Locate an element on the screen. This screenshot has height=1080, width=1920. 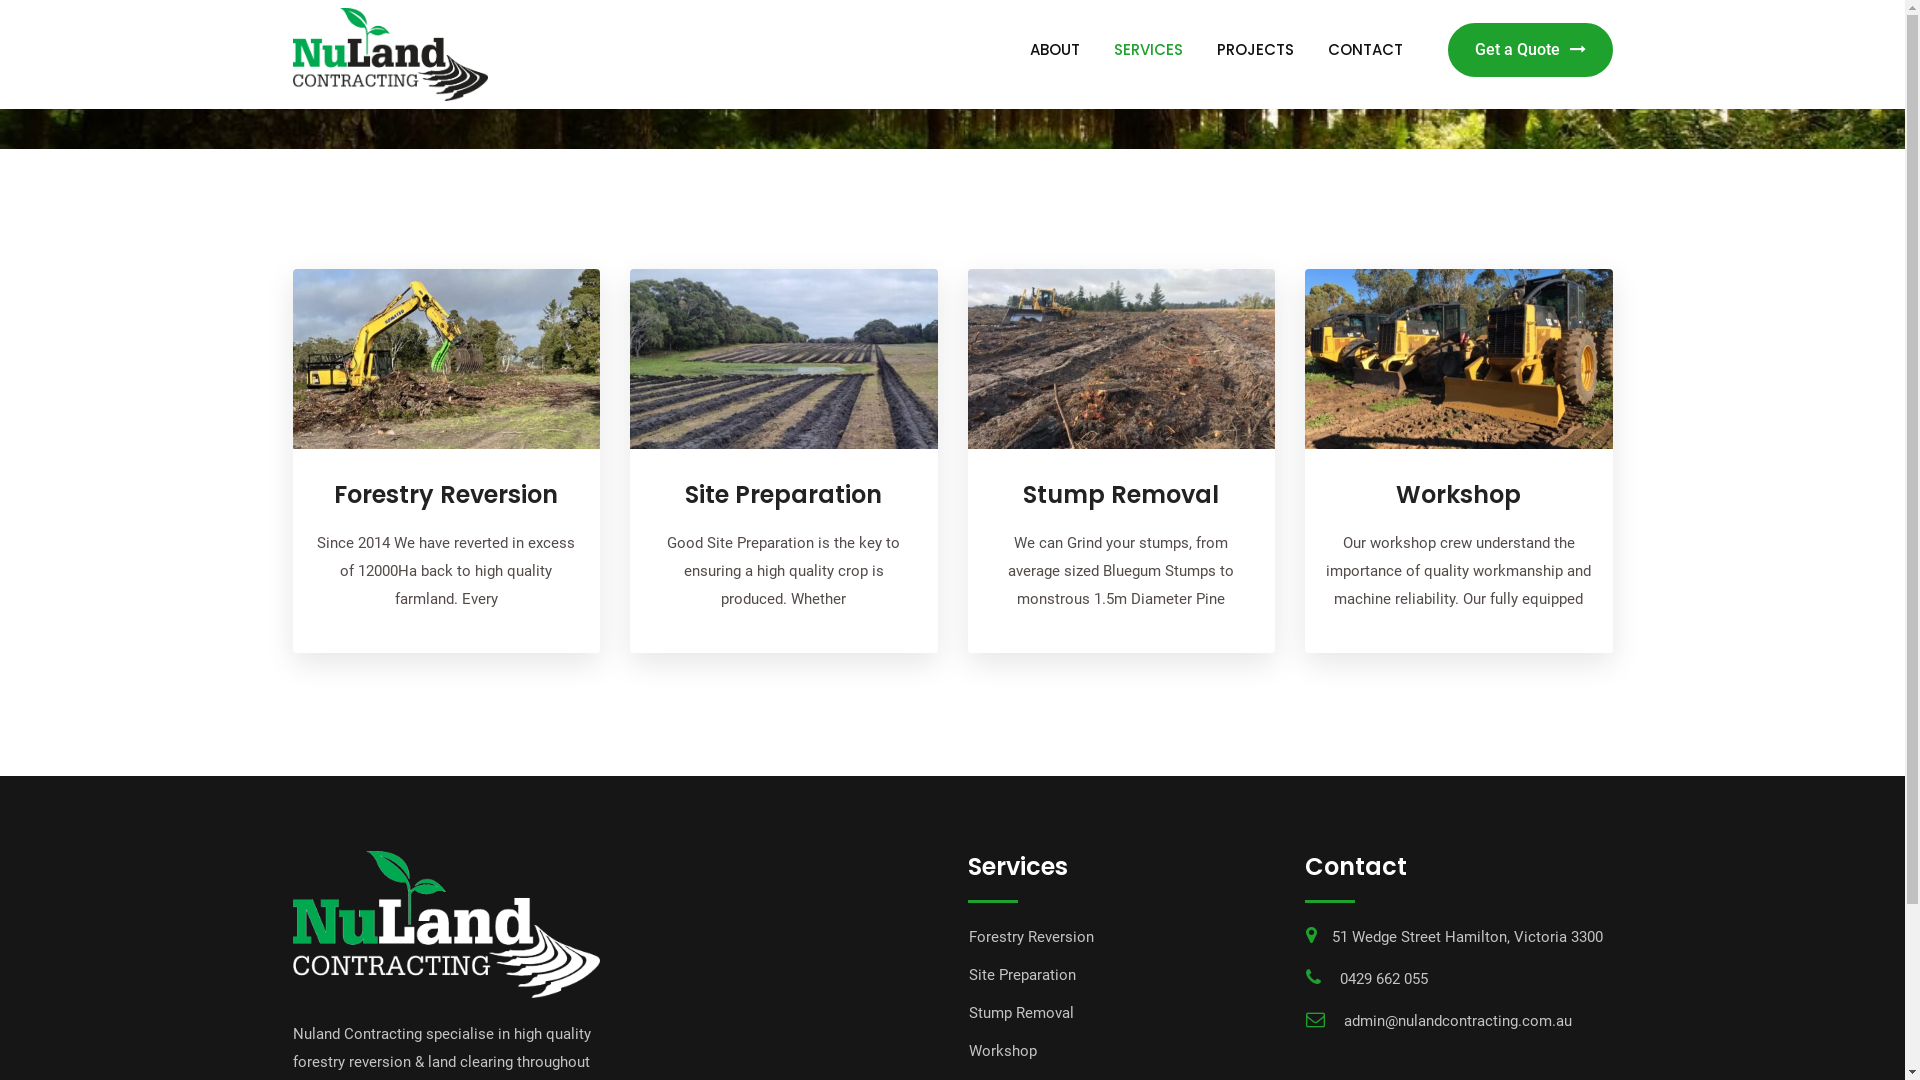
'Forestry Reversion' is located at coordinates (1030, 937).